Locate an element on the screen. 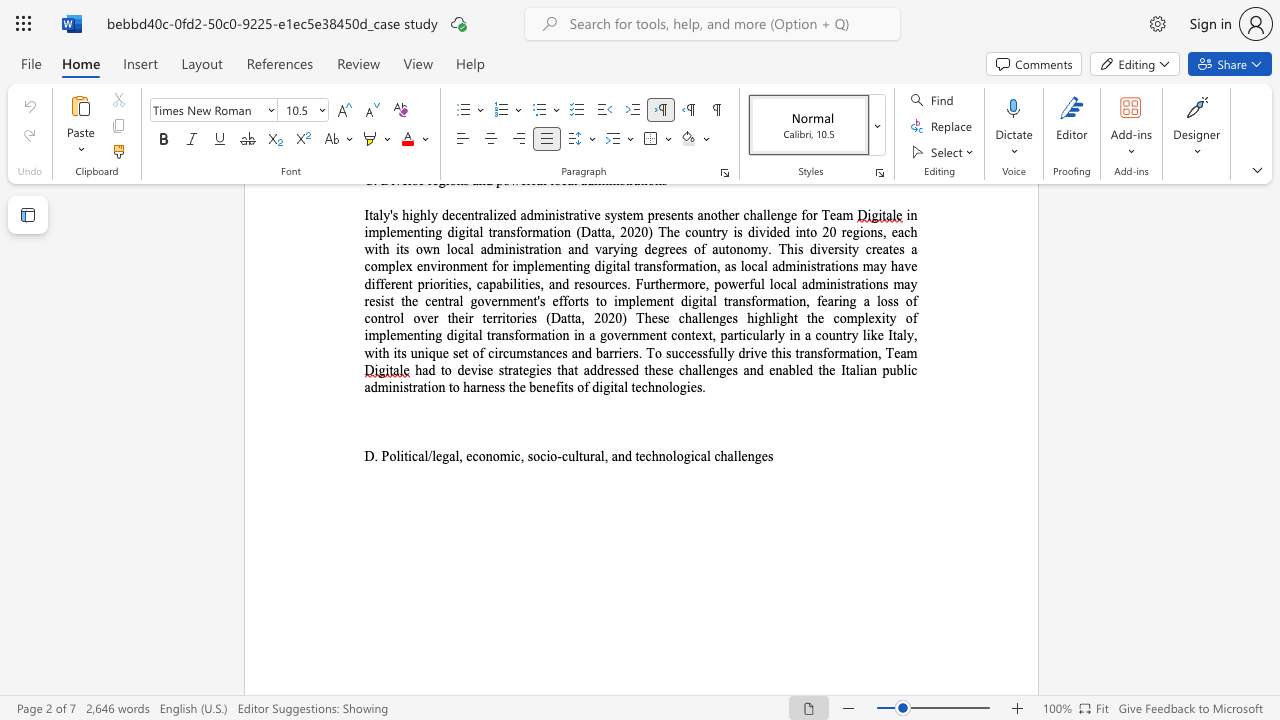 This screenshot has height=720, width=1280. the 7th character "l" in the text is located at coordinates (674, 456).